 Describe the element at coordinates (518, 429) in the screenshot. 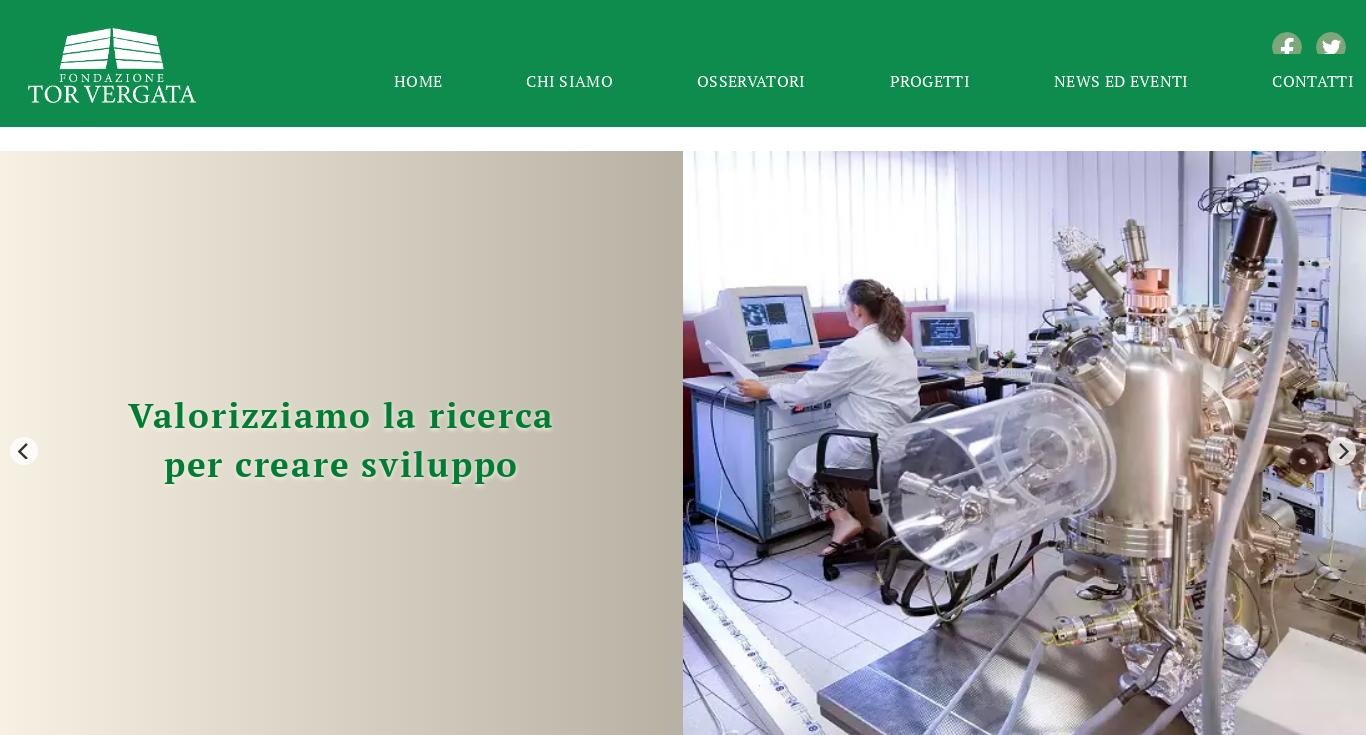

I see `'Beniamino Quintieri nuovo presidente dell'Istituto per il Credito Sportivo'` at that location.